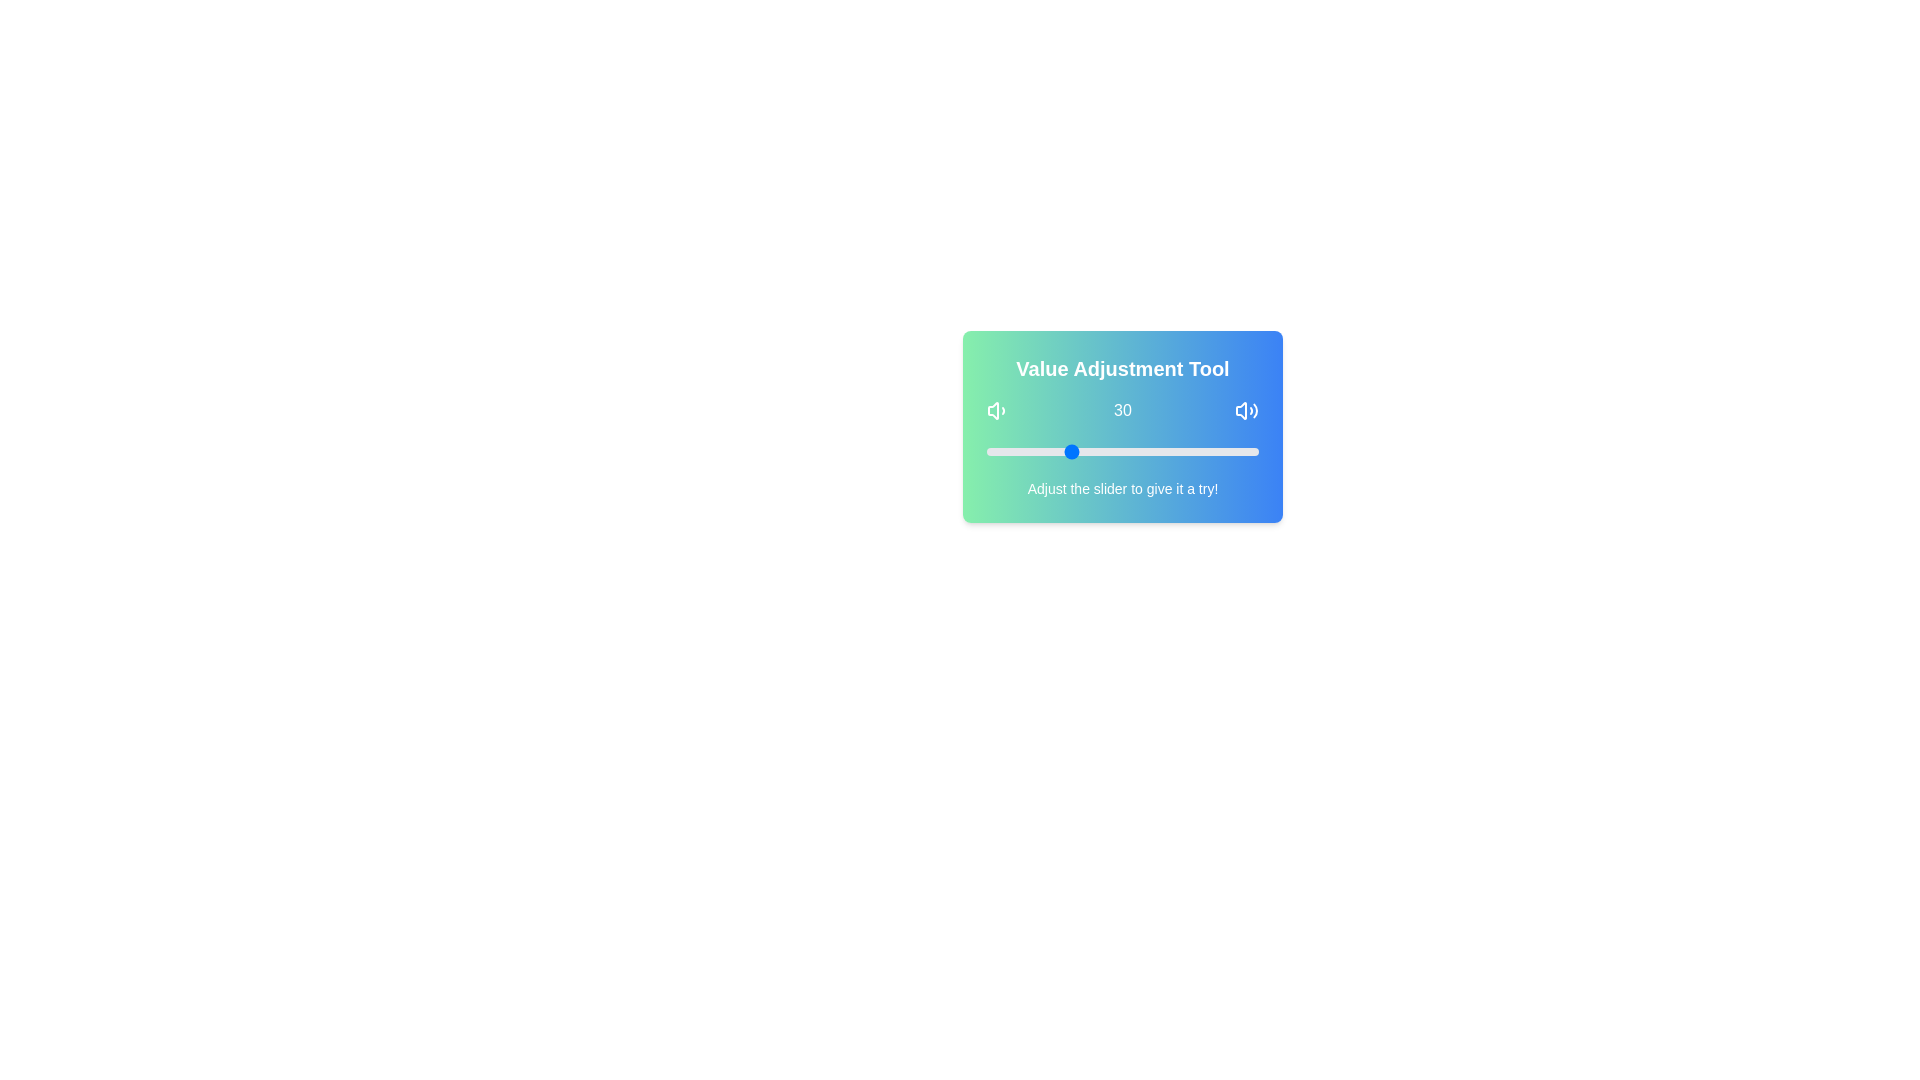  Describe the element at coordinates (1123, 410) in the screenshot. I see `the text display showing the number '30' which represents the current value of the associated slider in the 'Value Adjustment Tool' component` at that location.